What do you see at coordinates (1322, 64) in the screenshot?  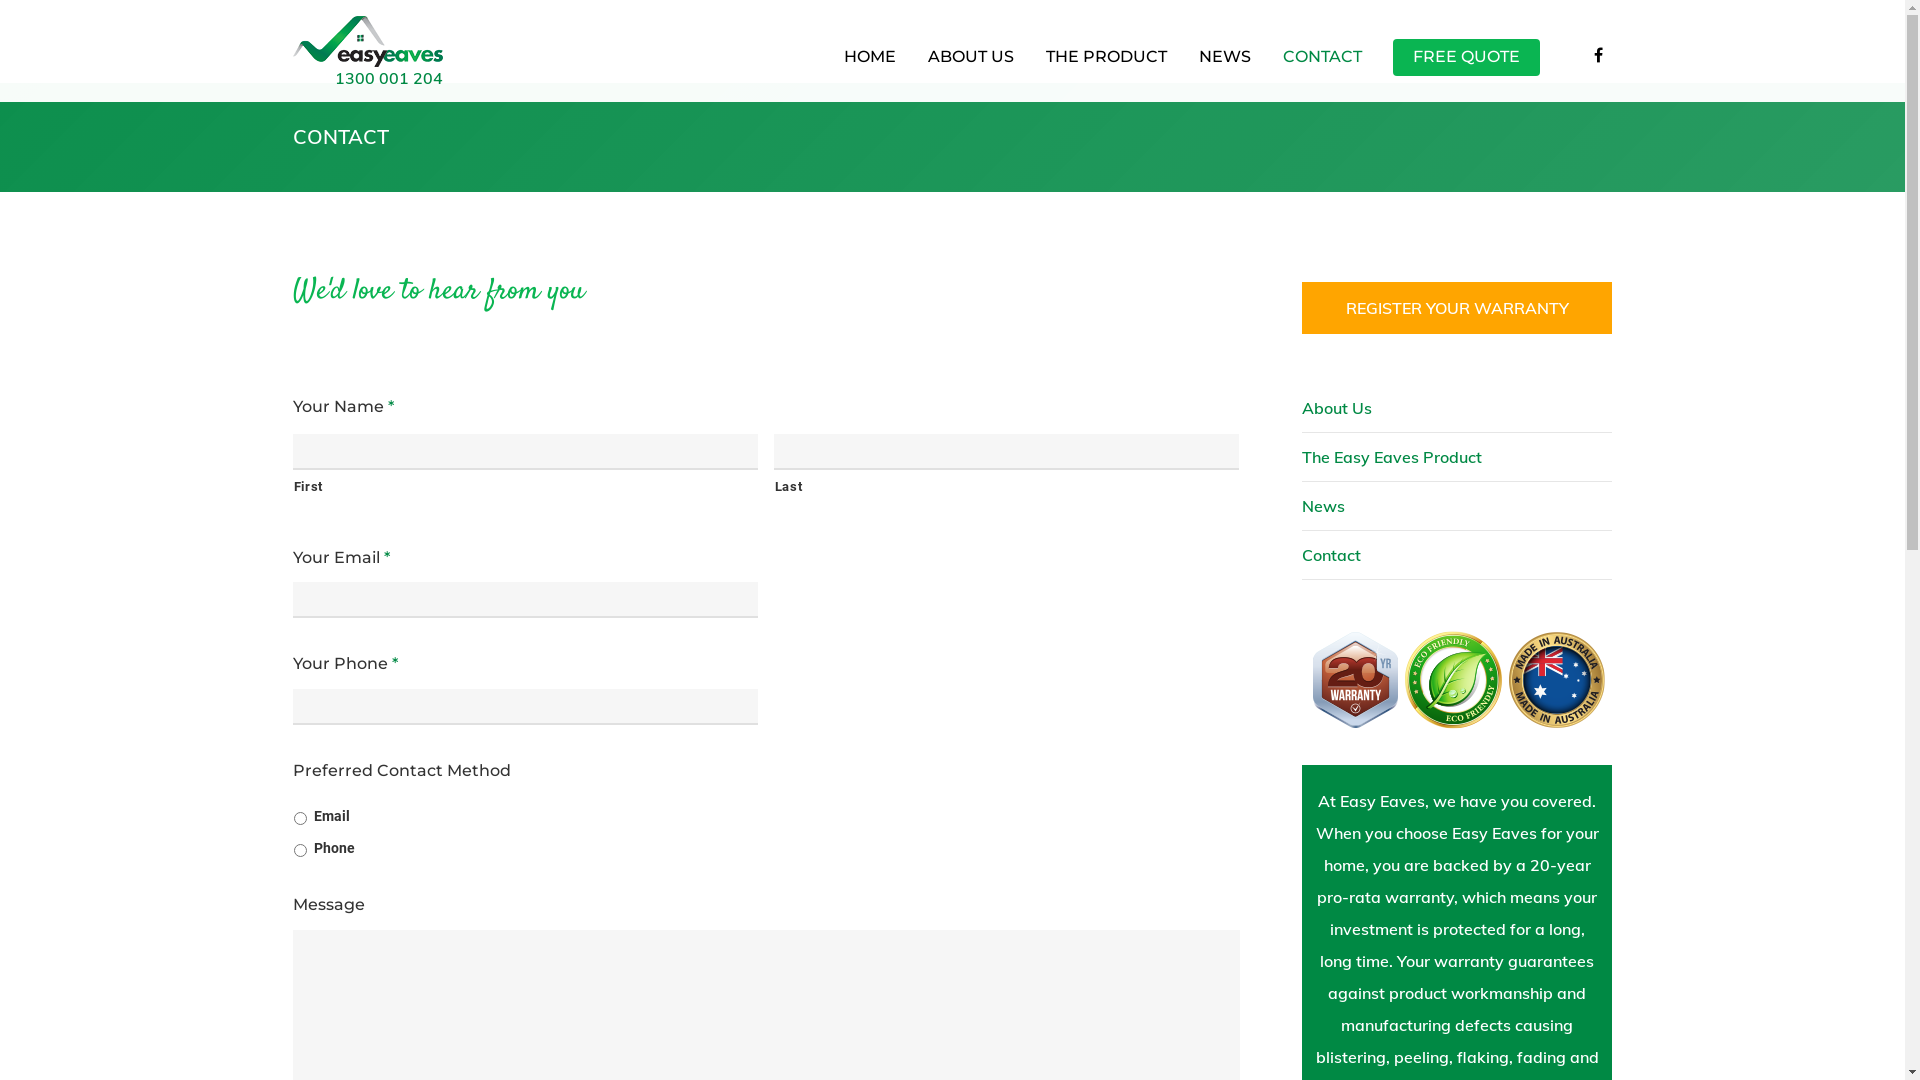 I see `'CONTACT'` at bounding box center [1322, 64].